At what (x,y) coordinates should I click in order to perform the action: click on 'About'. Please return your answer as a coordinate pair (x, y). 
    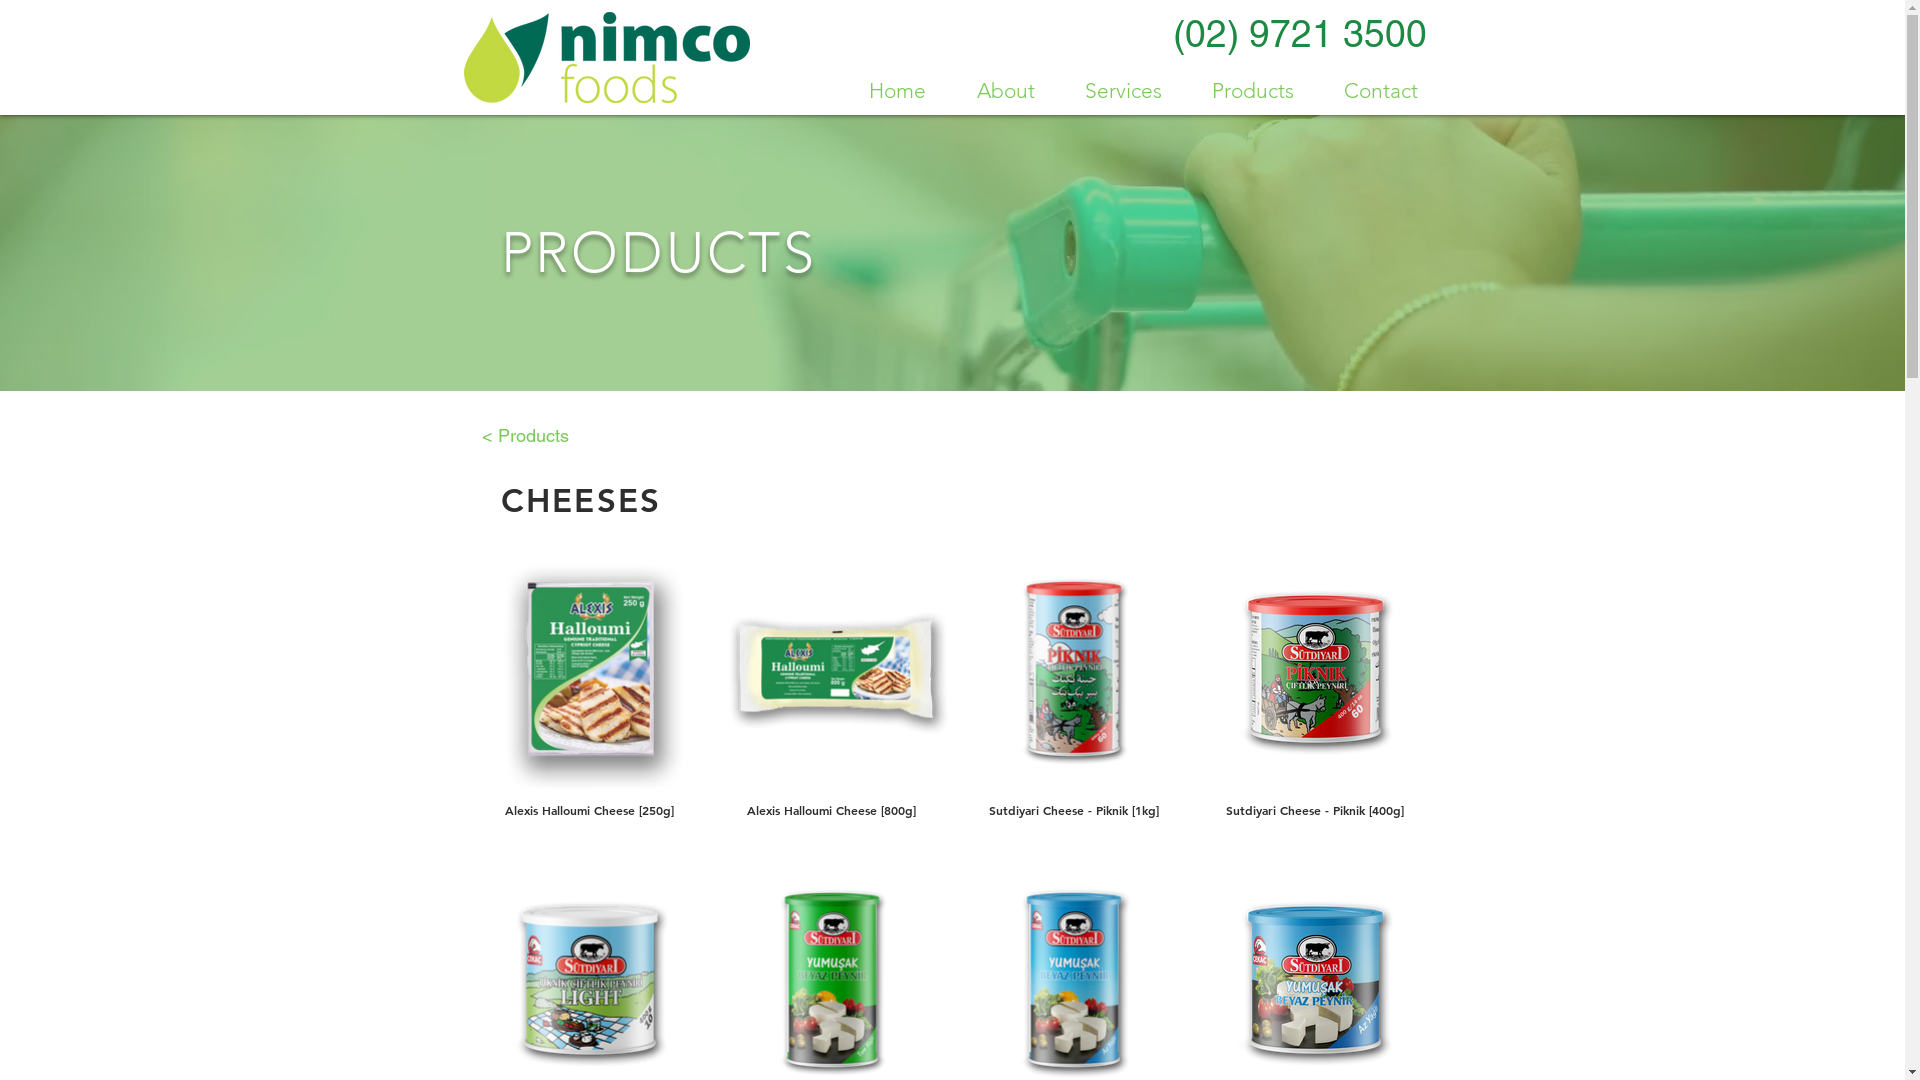
    Looking at the image, I should click on (1006, 90).